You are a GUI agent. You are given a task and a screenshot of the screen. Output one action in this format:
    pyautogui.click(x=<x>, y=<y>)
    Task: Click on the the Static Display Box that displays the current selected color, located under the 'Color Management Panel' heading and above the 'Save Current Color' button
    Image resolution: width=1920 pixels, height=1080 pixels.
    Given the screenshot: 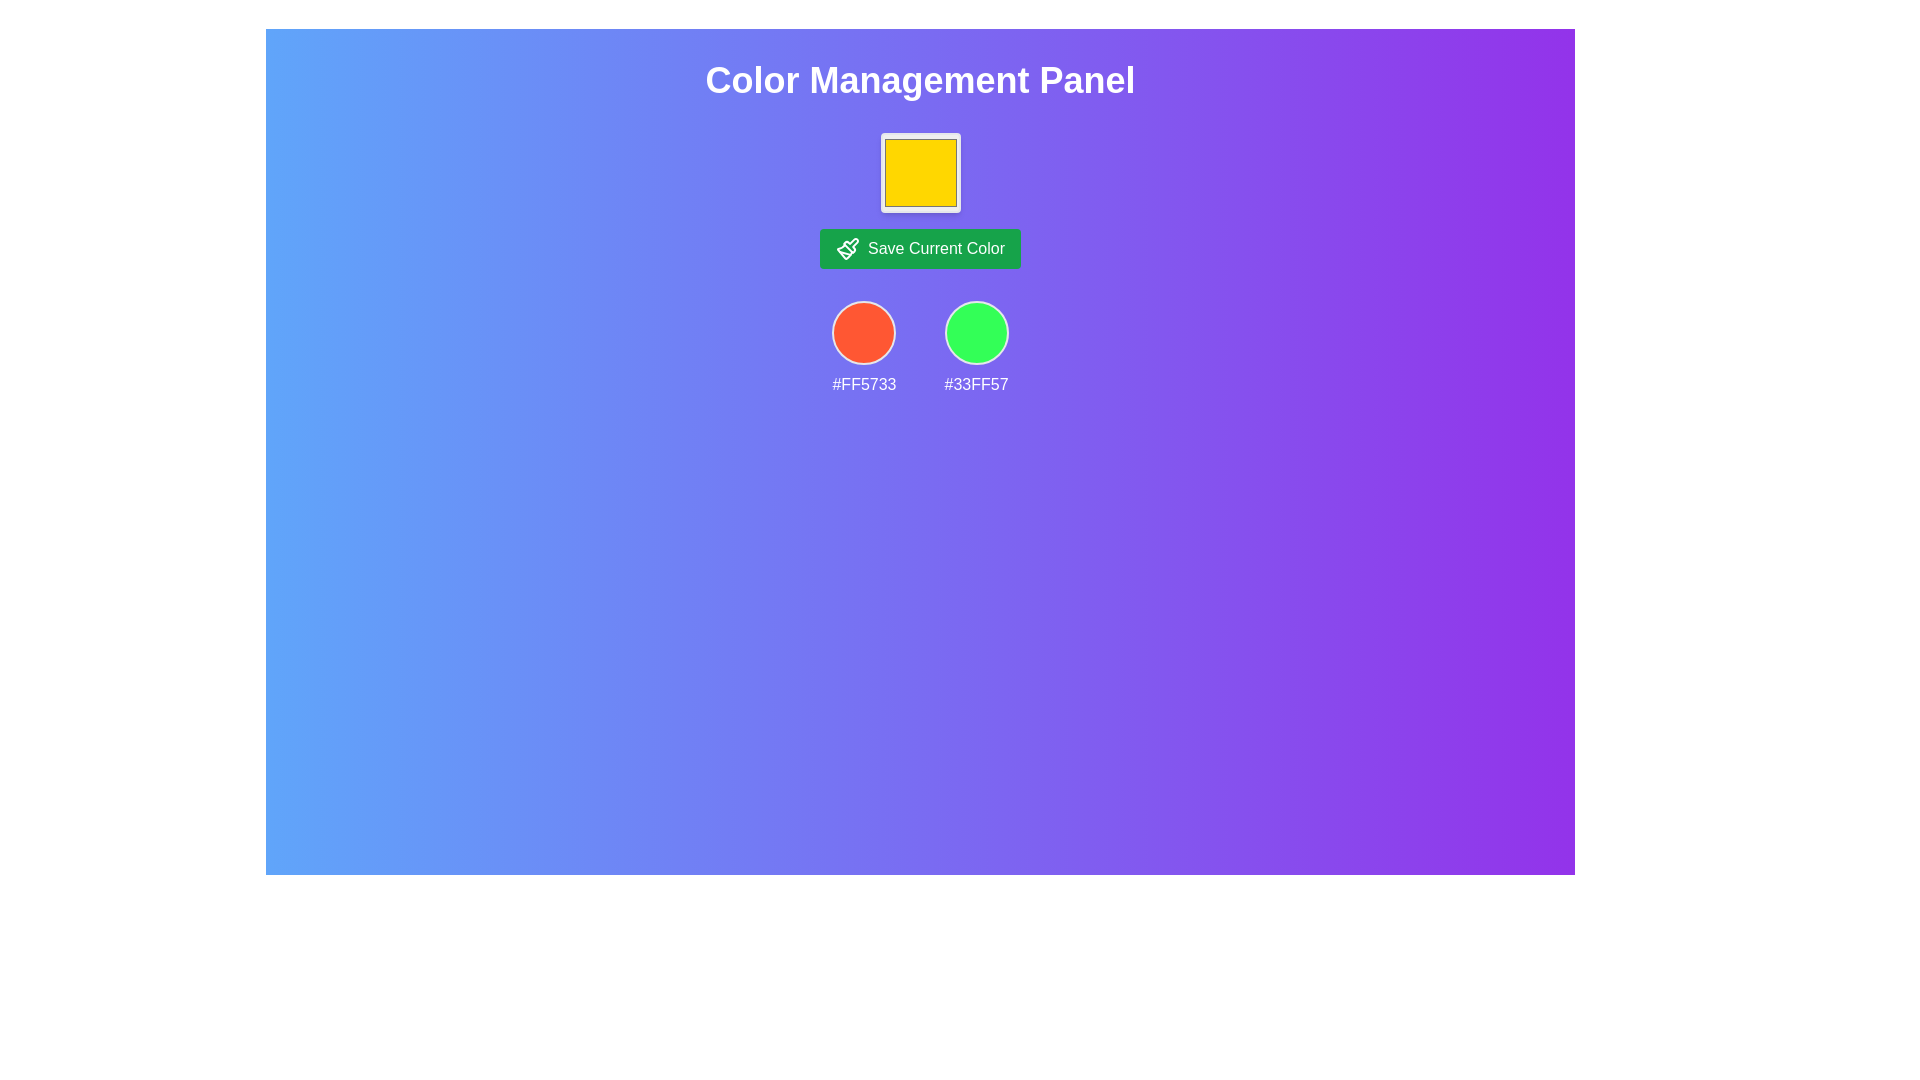 What is the action you would take?
    pyautogui.click(x=919, y=200)
    